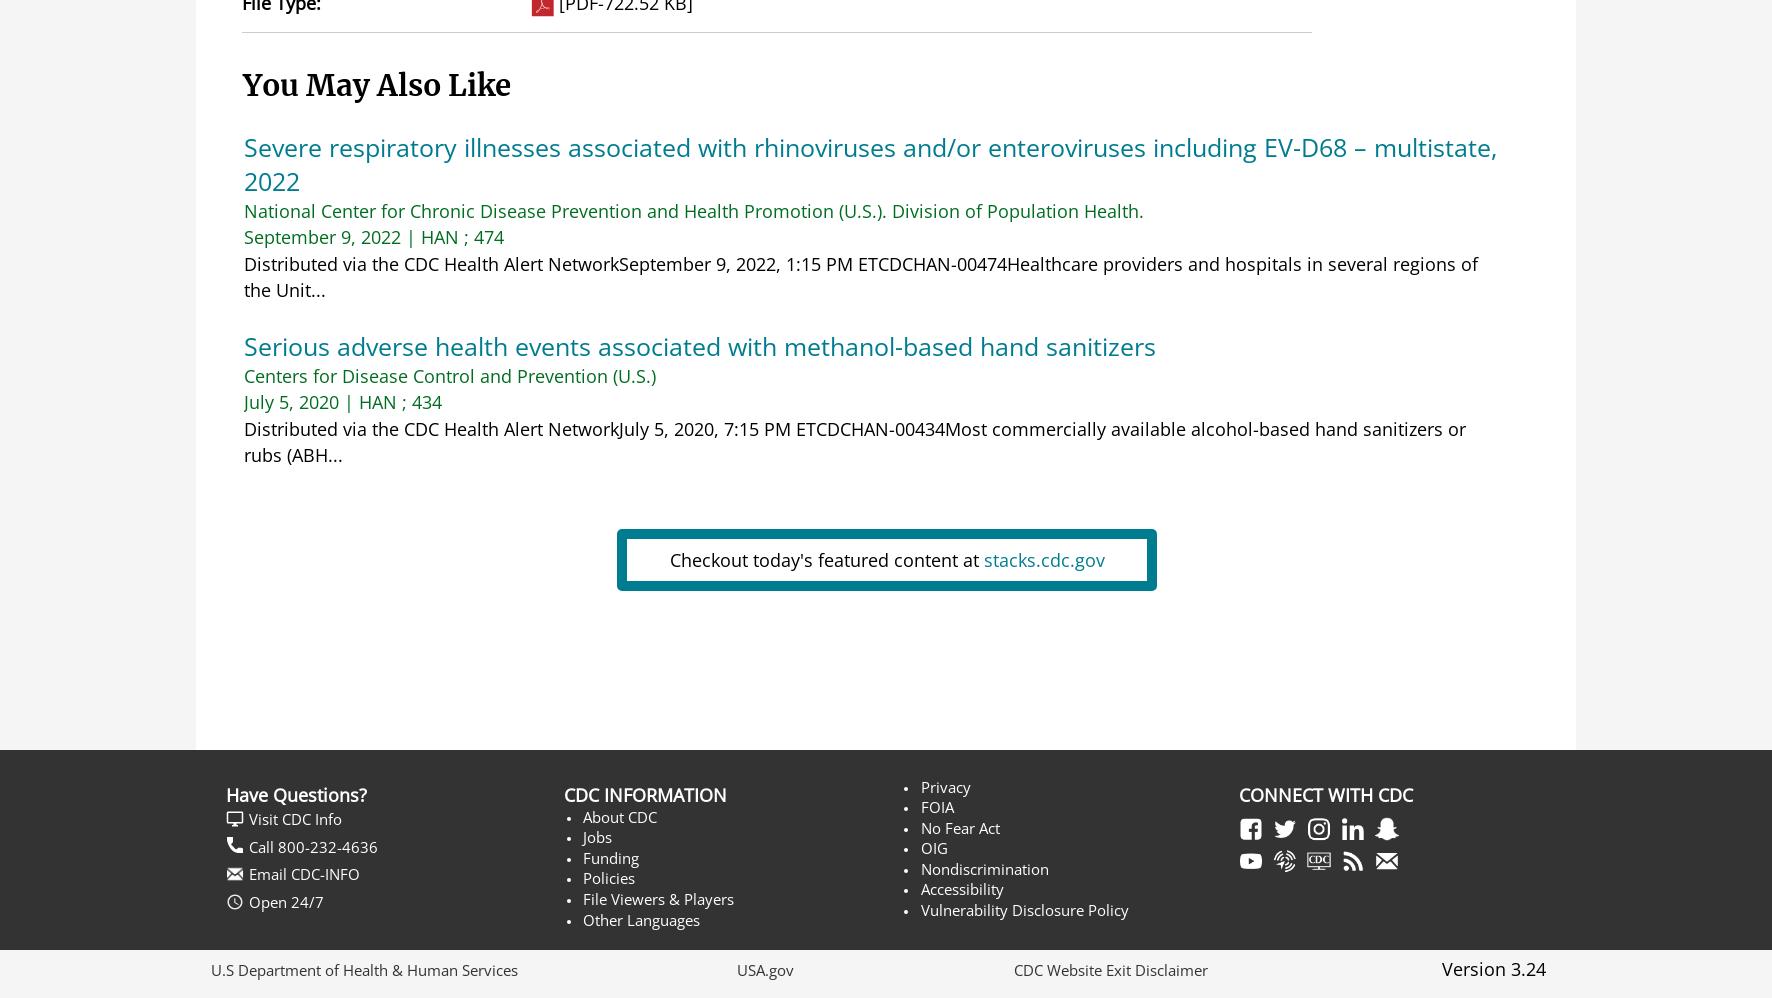  What do you see at coordinates (982, 866) in the screenshot?
I see `'Nondiscrimination'` at bounding box center [982, 866].